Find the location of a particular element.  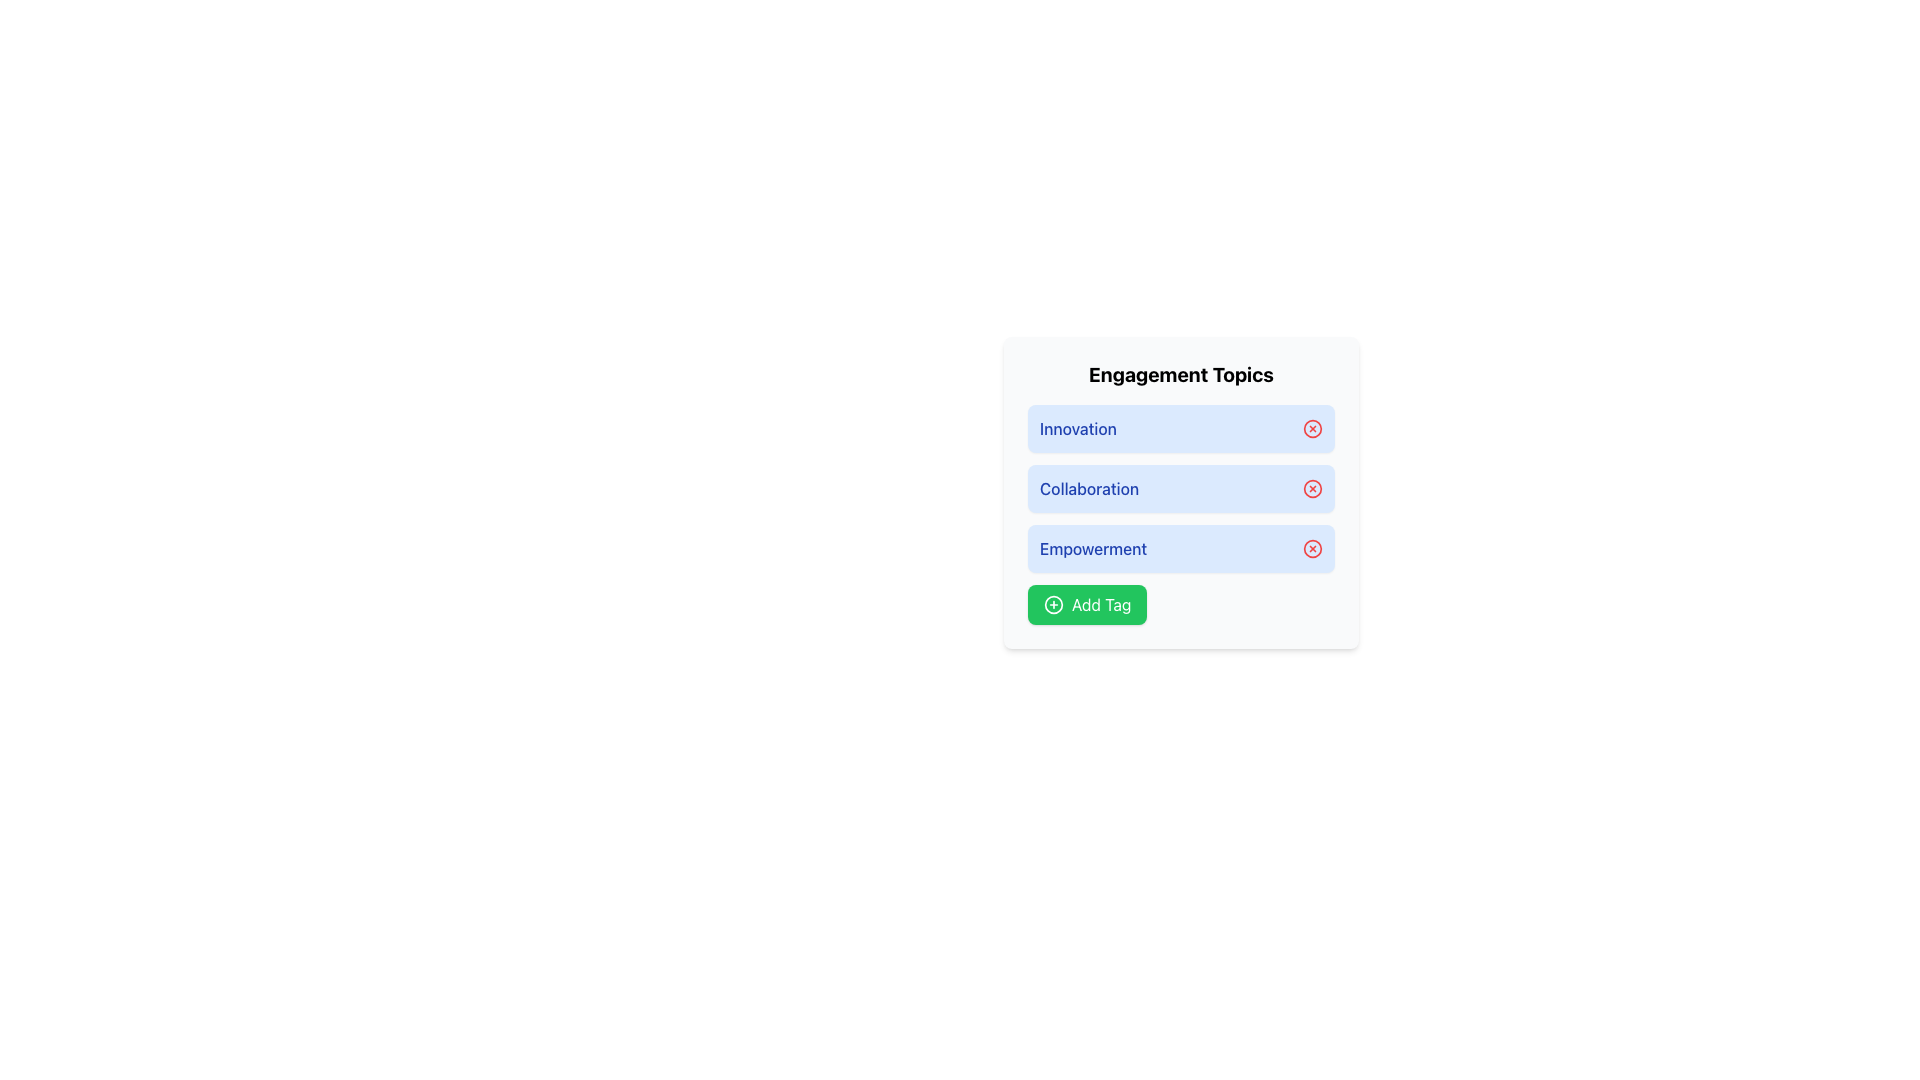

the decorative button-like icon located in the bottom-right corner of the 'Empowerment' row under the 'Engagement Topics' heading is located at coordinates (1313, 548).